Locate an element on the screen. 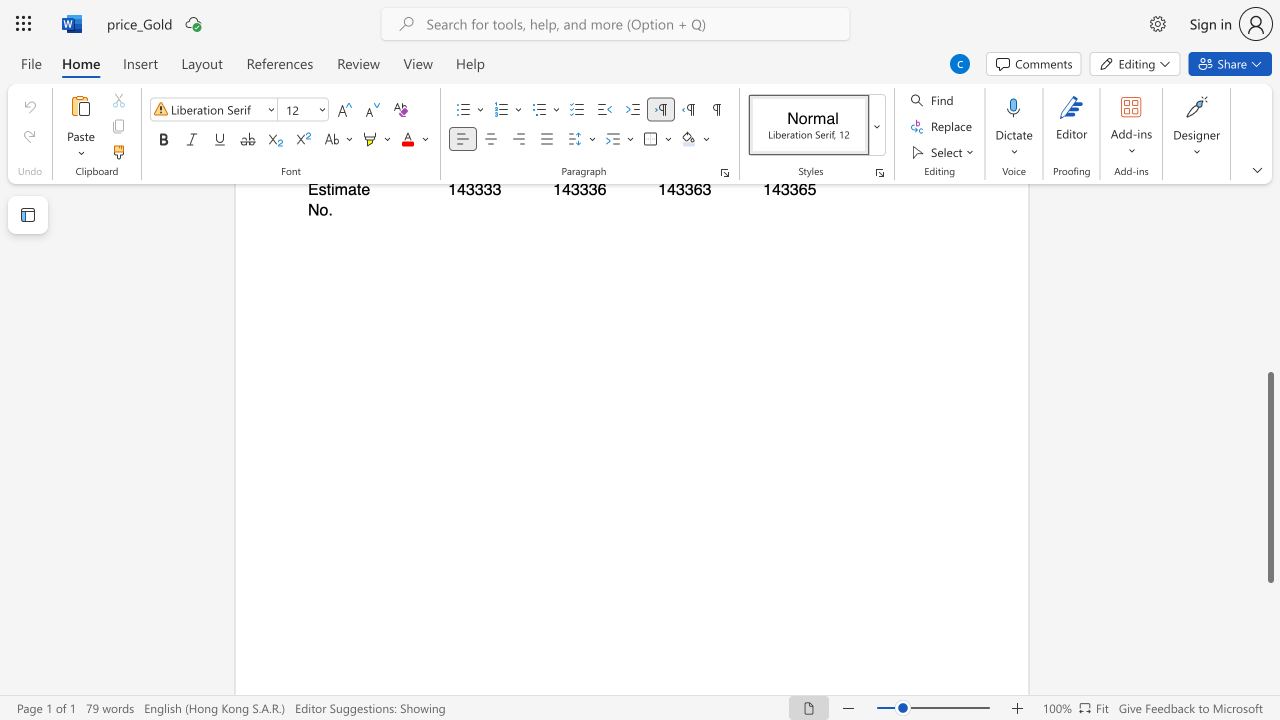 Image resolution: width=1280 pixels, height=720 pixels. the scrollbar on the right side to scroll the page up is located at coordinates (1269, 318).